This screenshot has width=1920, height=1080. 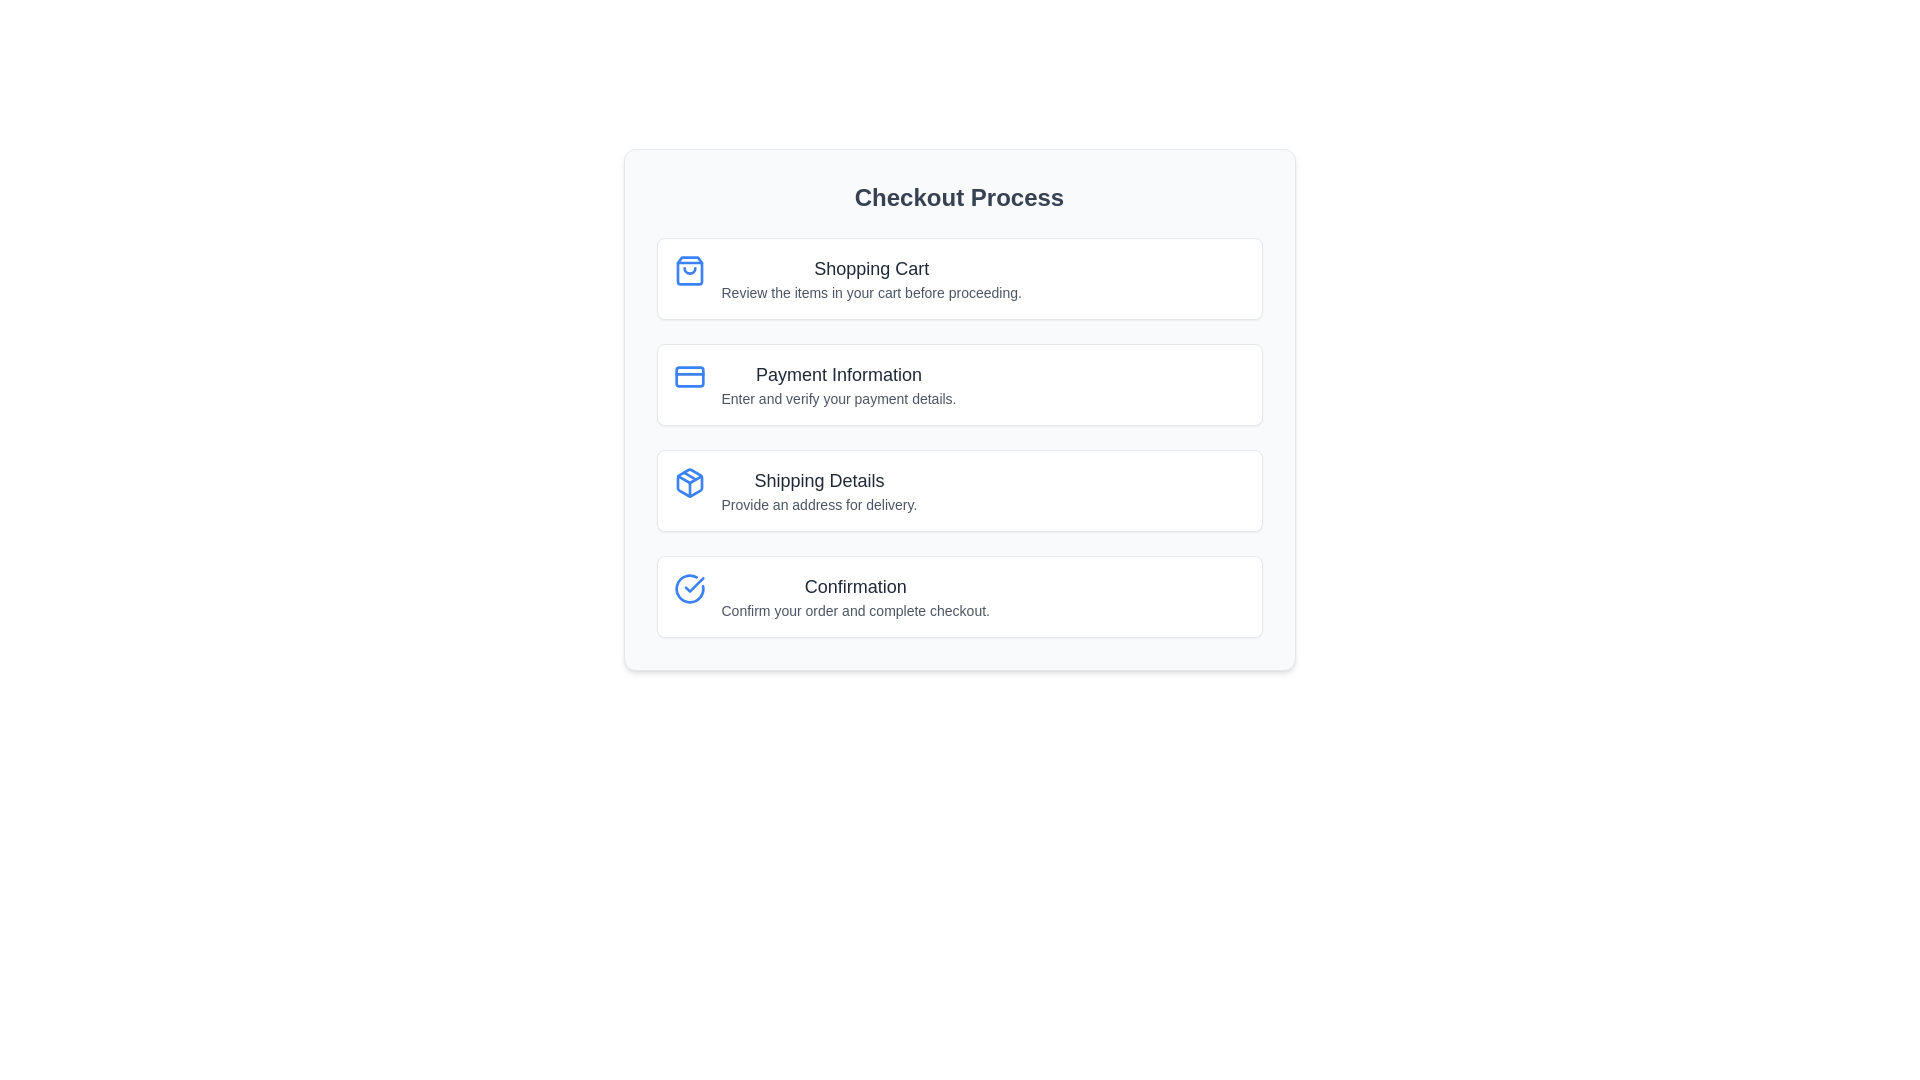 What do you see at coordinates (689, 377) in the screenshot?
I see `the blue credit card icon located within the 'Payment Information' card in the 'Checkout Process' step list` at bounding box center [689, 377].